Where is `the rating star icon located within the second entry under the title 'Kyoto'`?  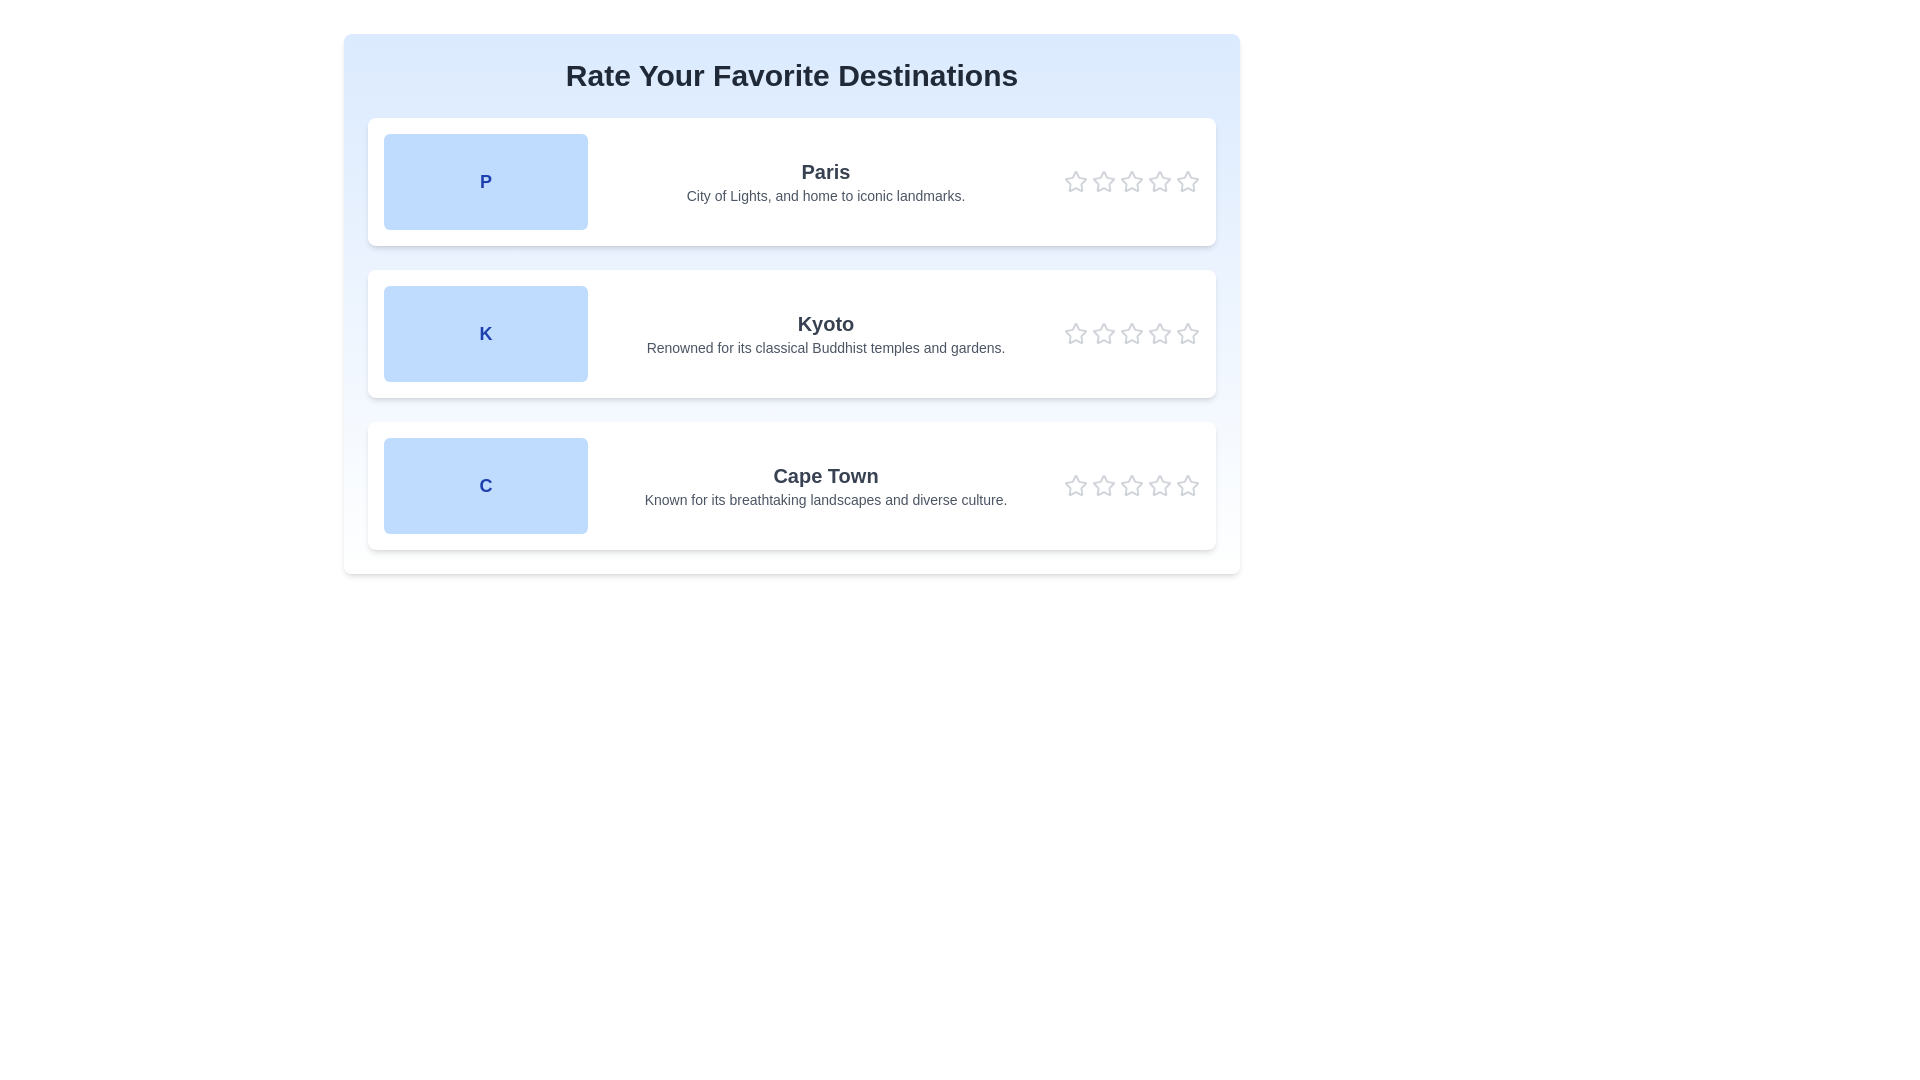
the rating star icon located within the second entry under the title 'Kyoto' is located at coordinates (1188, 332).